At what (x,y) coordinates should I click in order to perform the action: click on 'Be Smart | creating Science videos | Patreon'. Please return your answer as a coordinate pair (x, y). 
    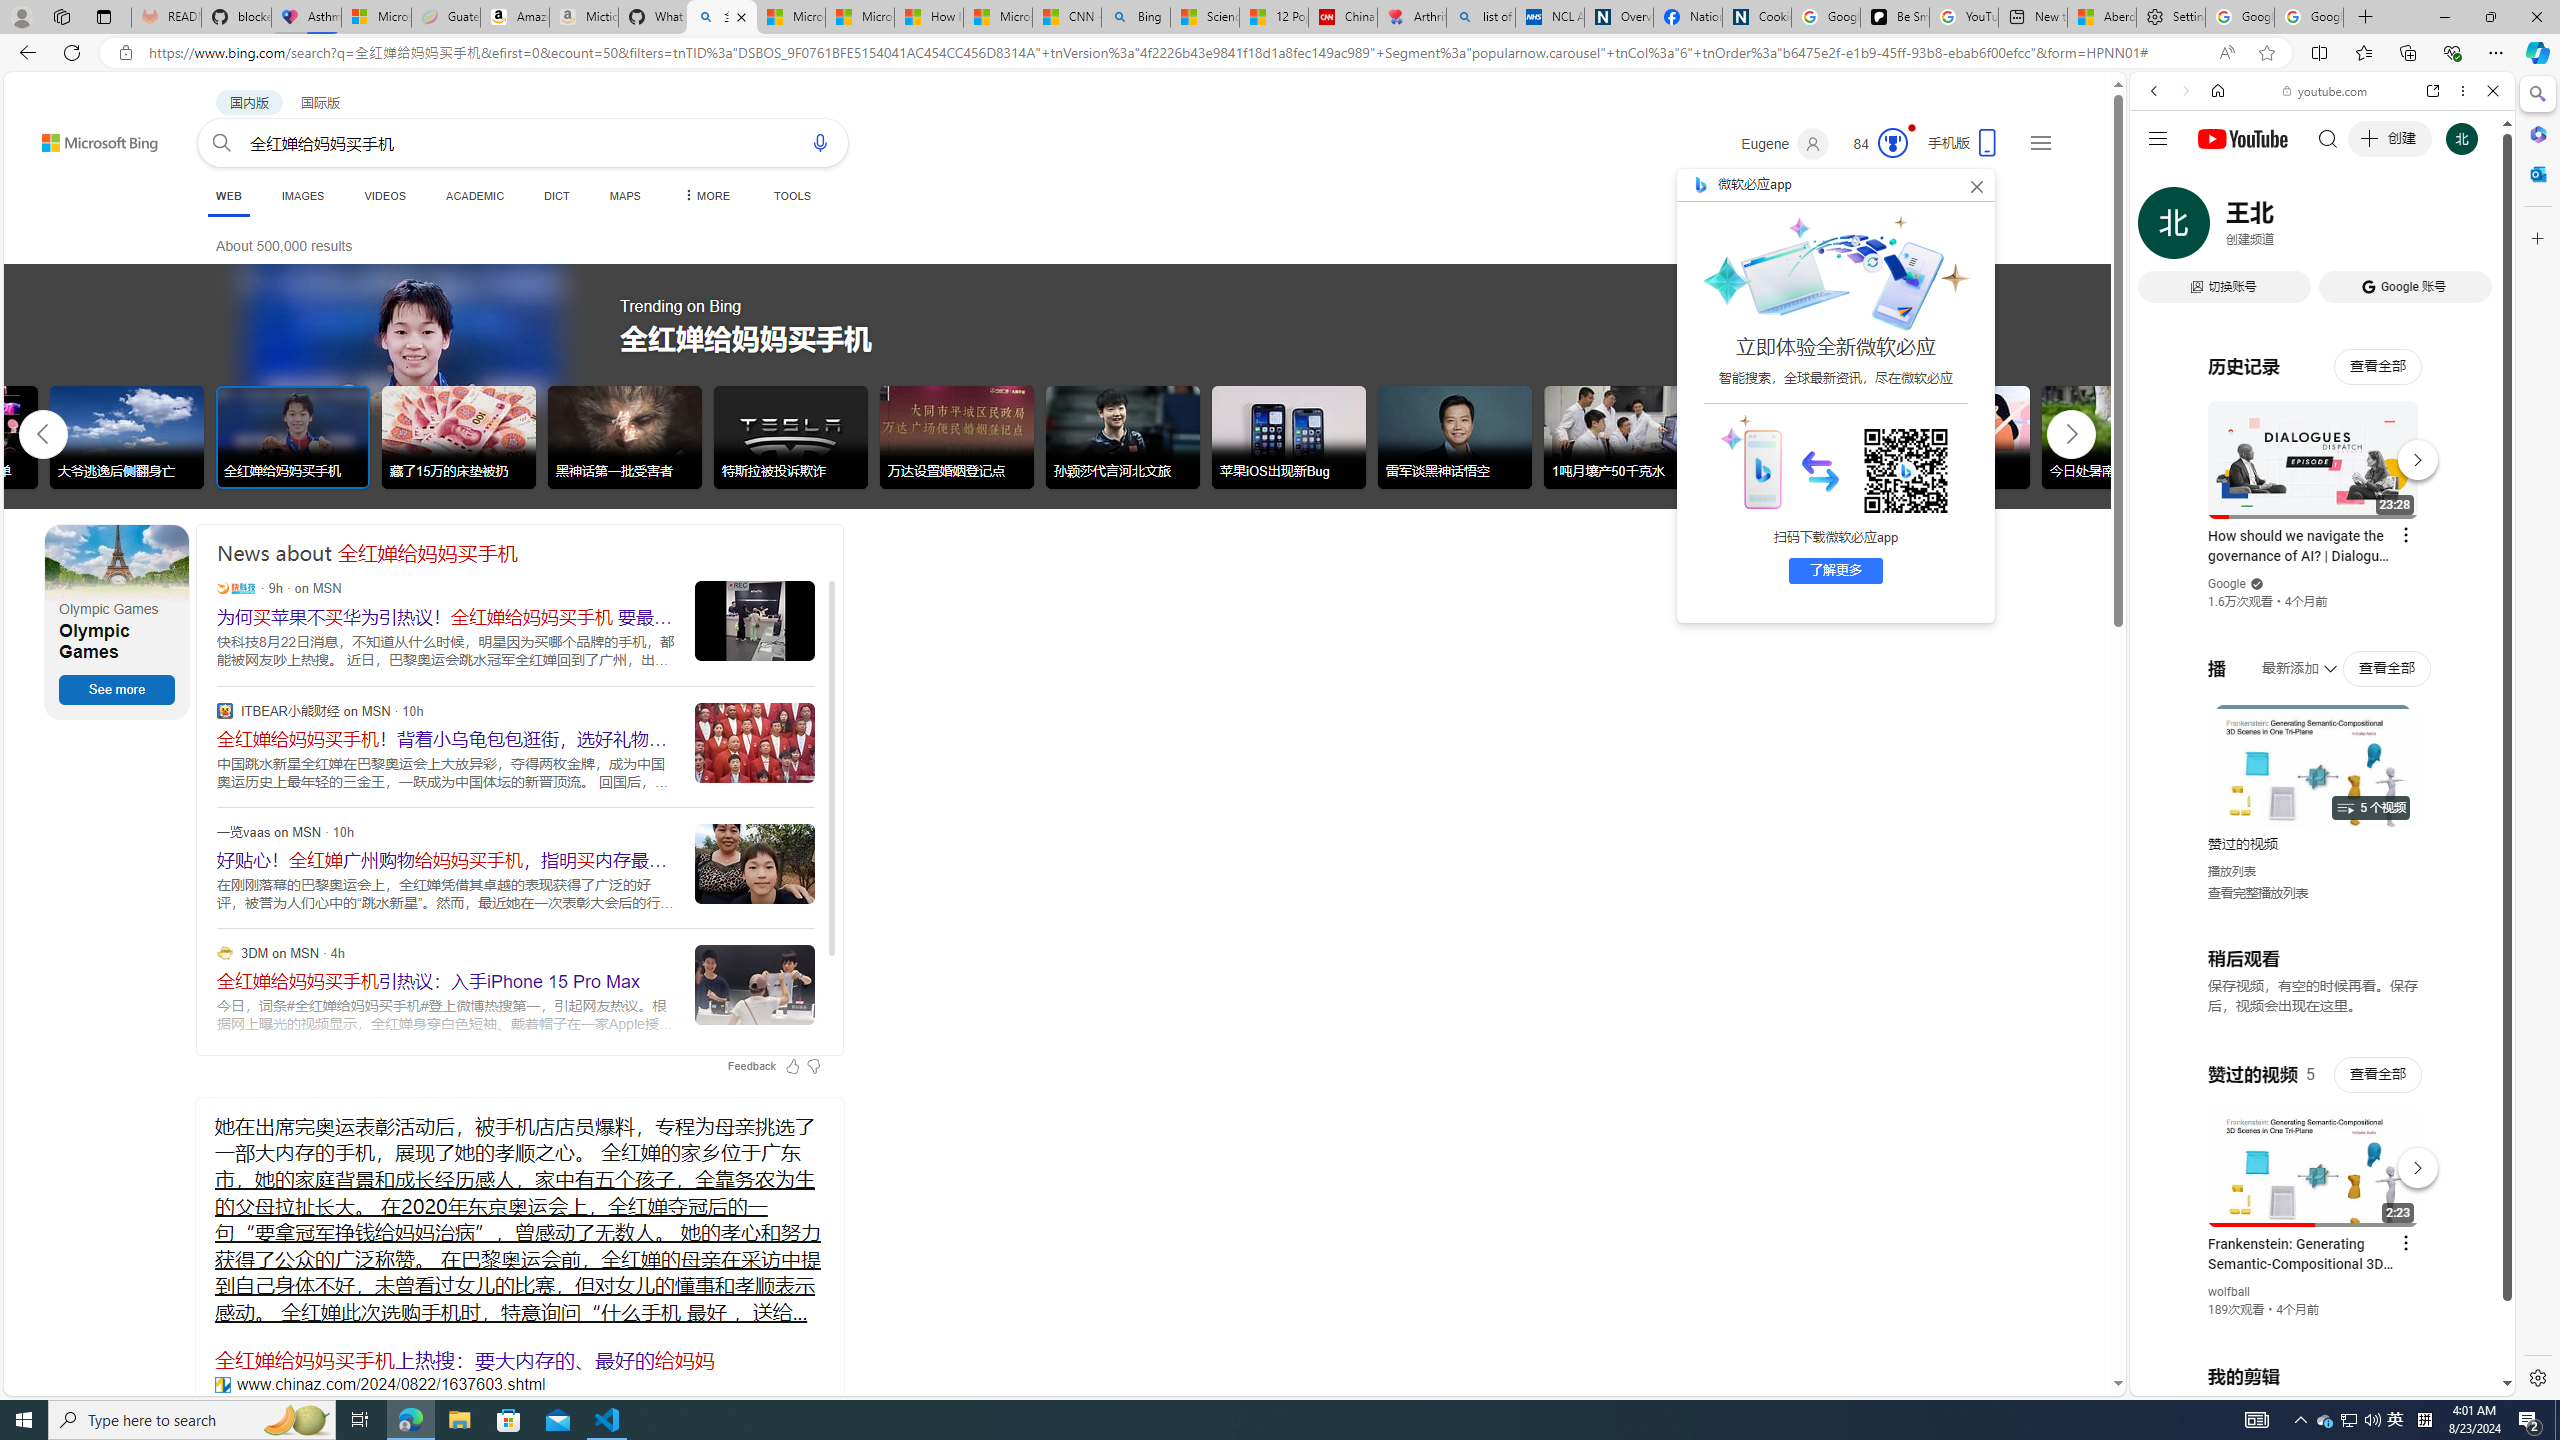
    Looking at the image, I should click on (1893, 16).